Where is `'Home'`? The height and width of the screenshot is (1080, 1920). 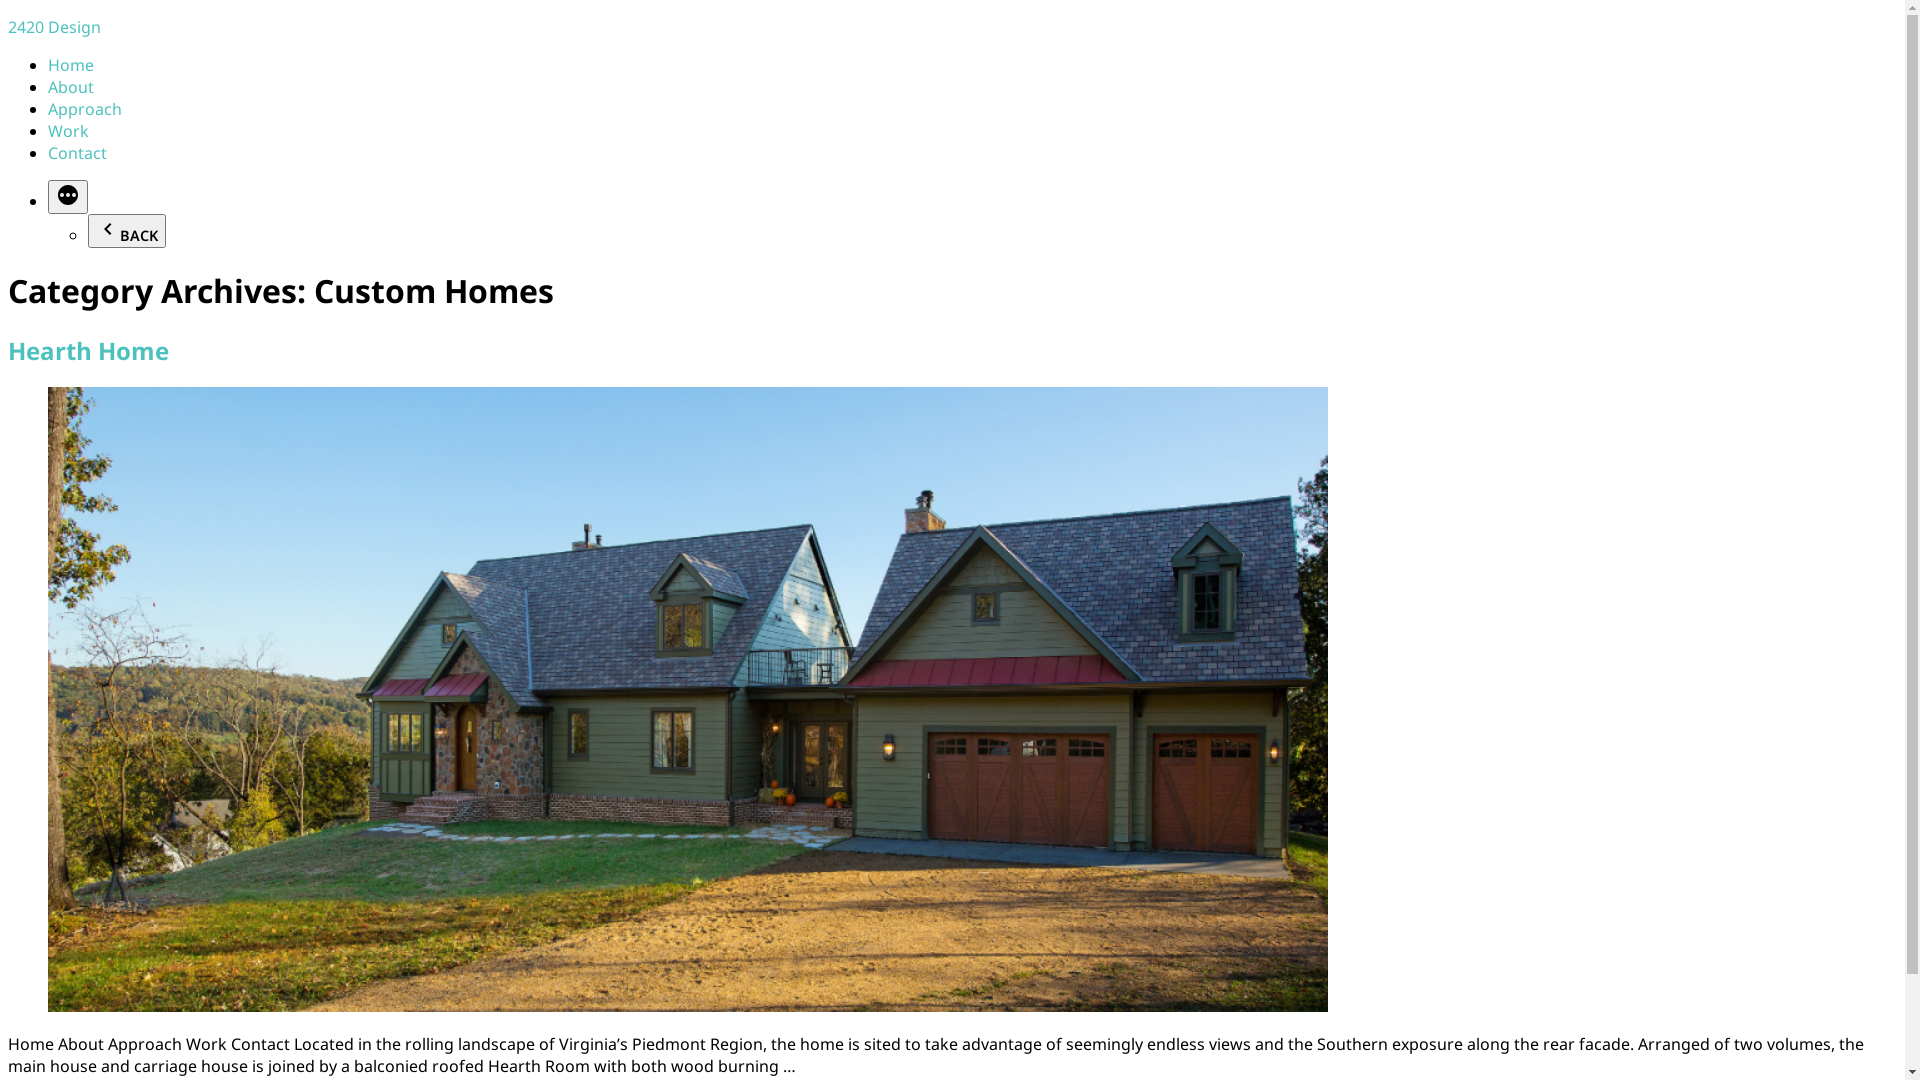 'Home' is located at coordinates (71, 64).